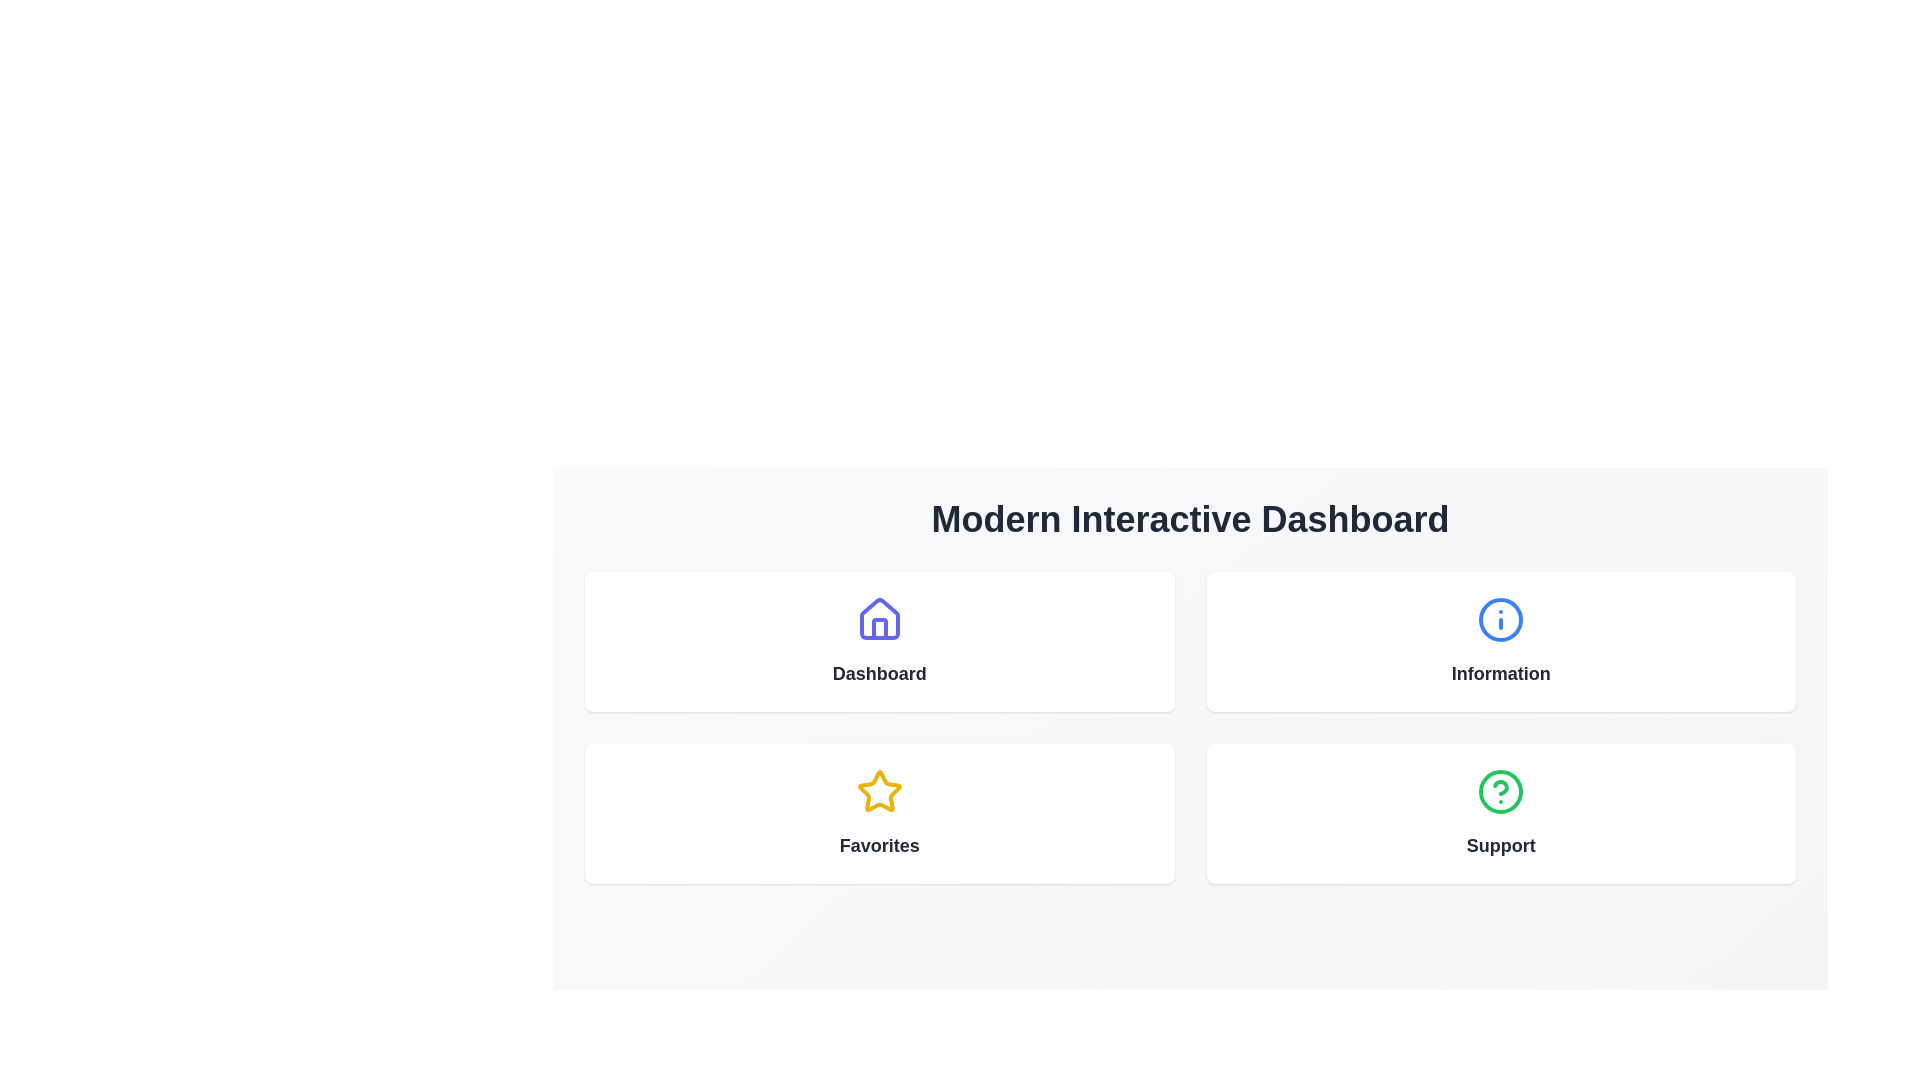 This screenshot has height=1080, width=1920. I want to click on the 'Support' Interactive Card, which features a green question mark icon and is located in the bottom-right quadrant of the grid, so click(1501, 813).